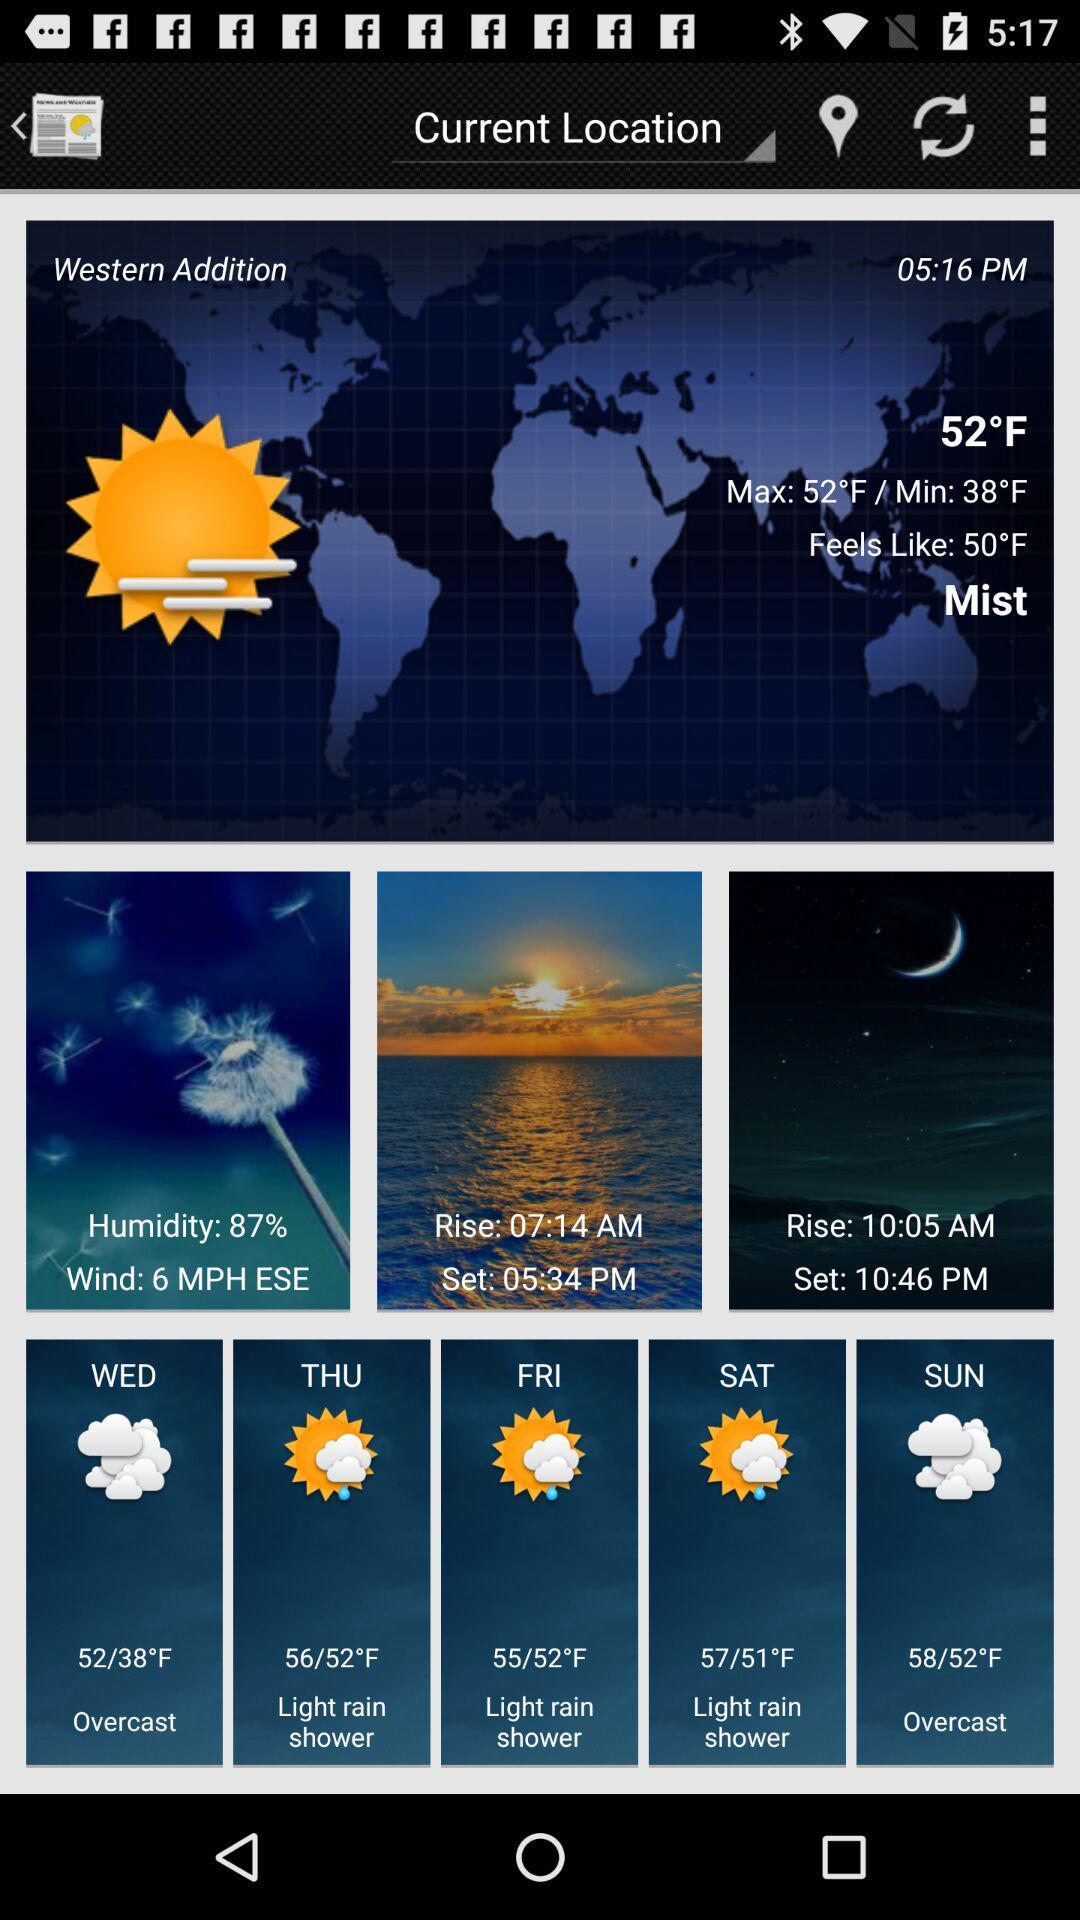 The height and width of the screenshot is (1920, 1080). What do you see at coordinates (943, 133) in the screenshot?
I see `the refresh icon` at bounding box center [943, 133].